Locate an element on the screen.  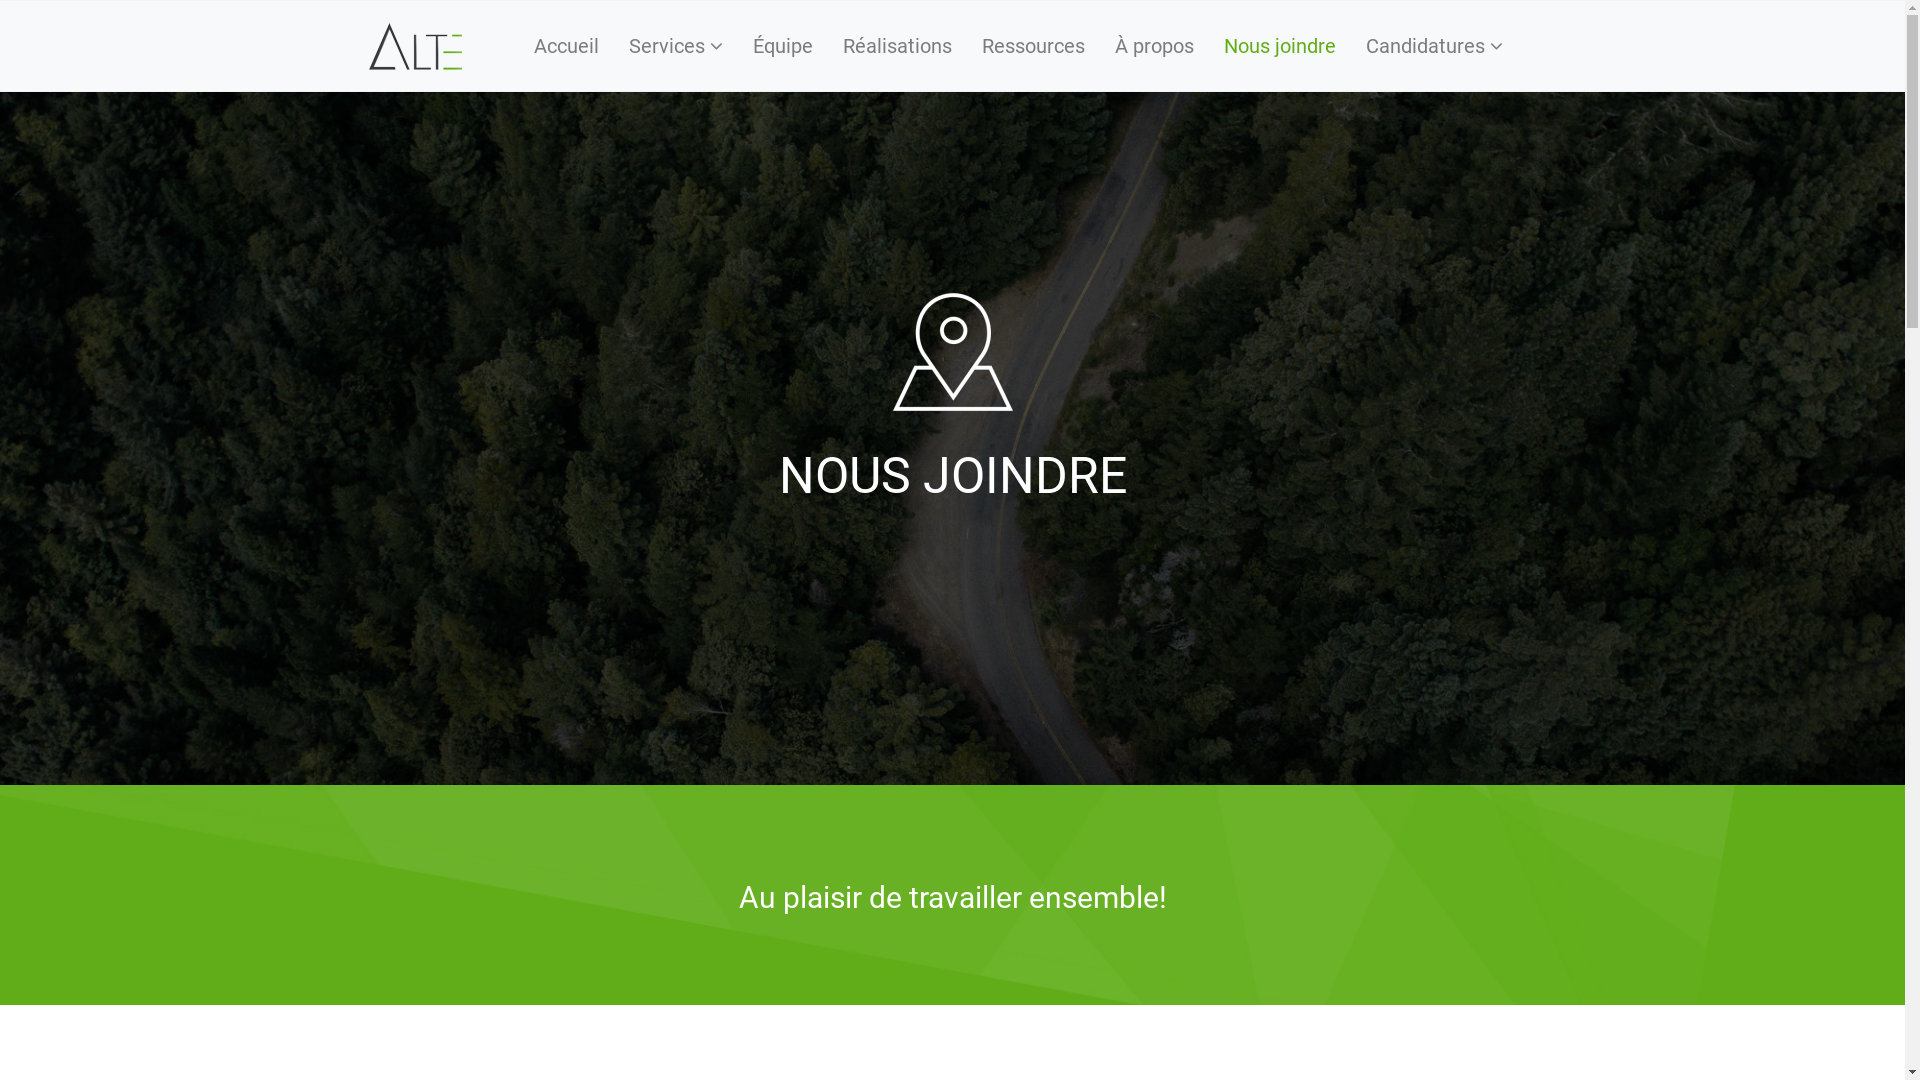
'Services' is located at coordinates (676, 45).